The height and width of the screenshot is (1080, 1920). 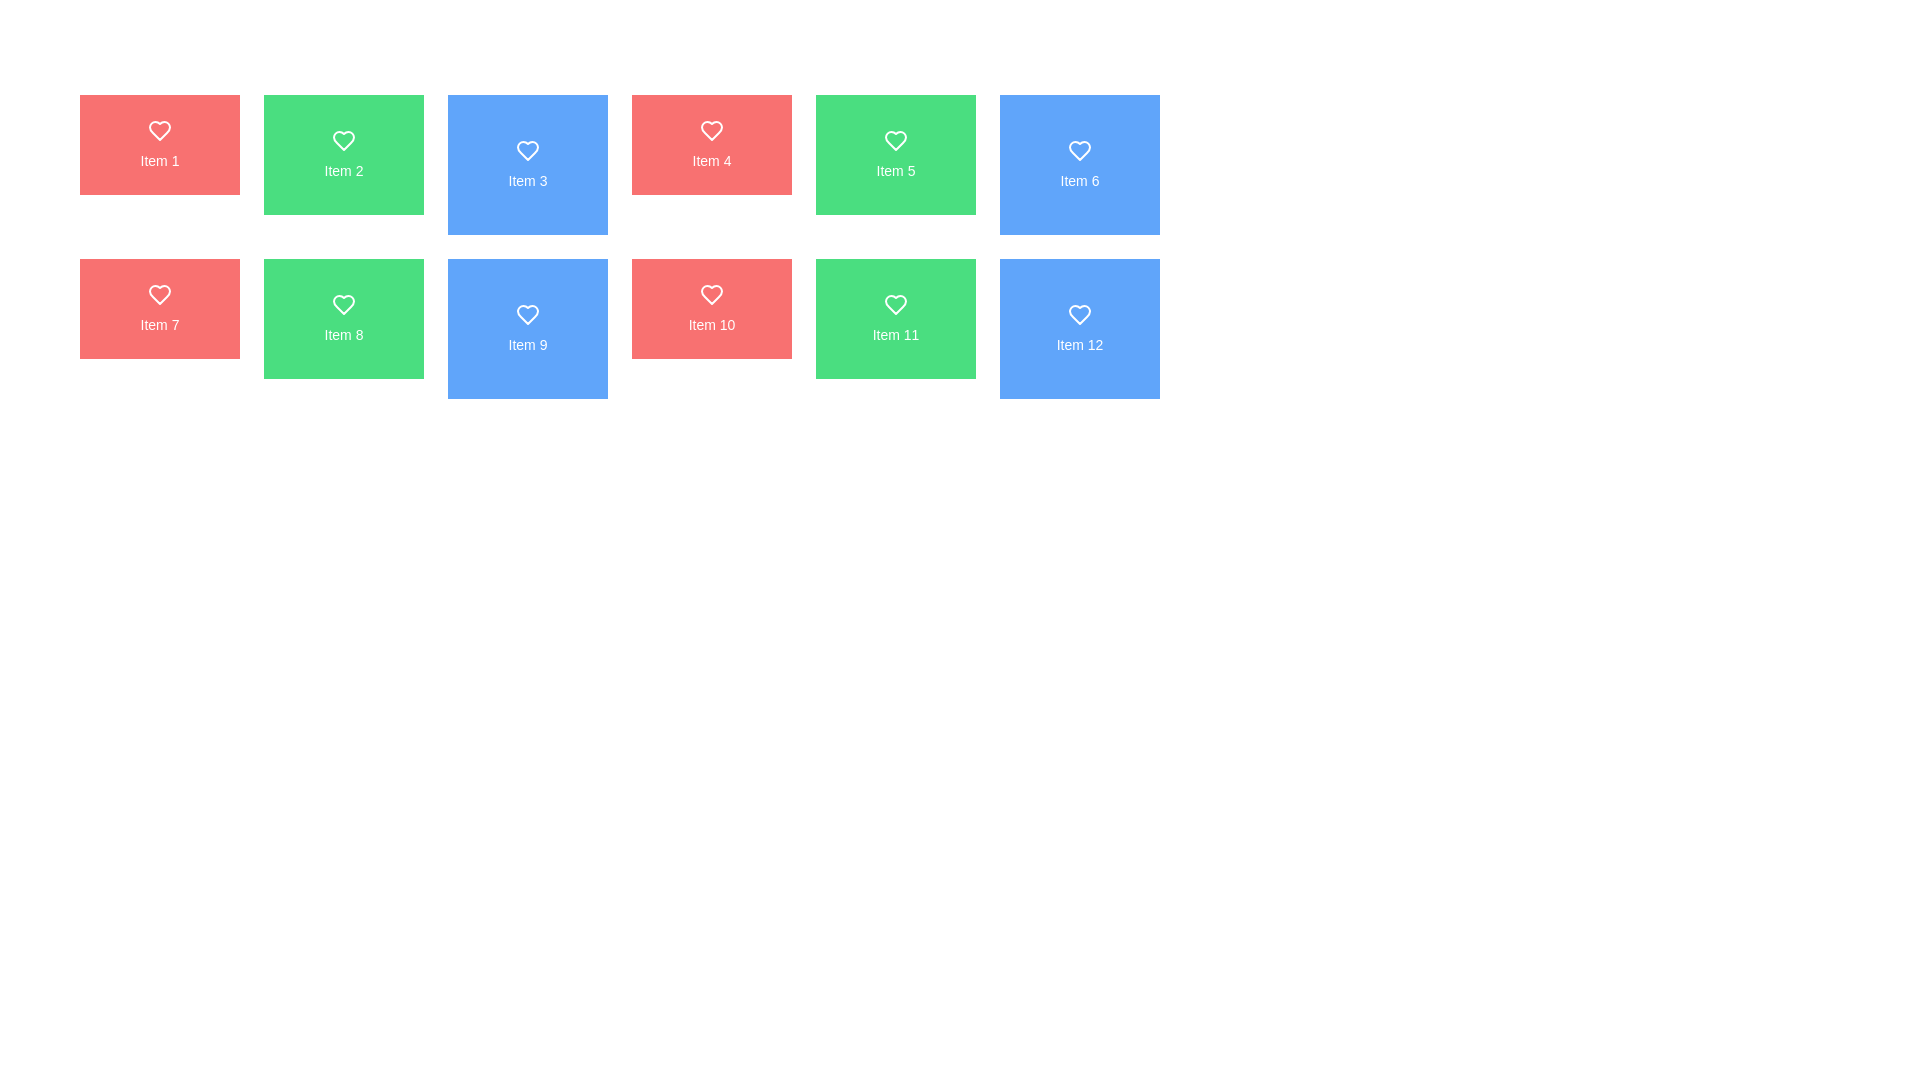 I want to click on the white text label that displays 'Item 11', which is centered within a green rectangular background, so click(x=895, y=334).